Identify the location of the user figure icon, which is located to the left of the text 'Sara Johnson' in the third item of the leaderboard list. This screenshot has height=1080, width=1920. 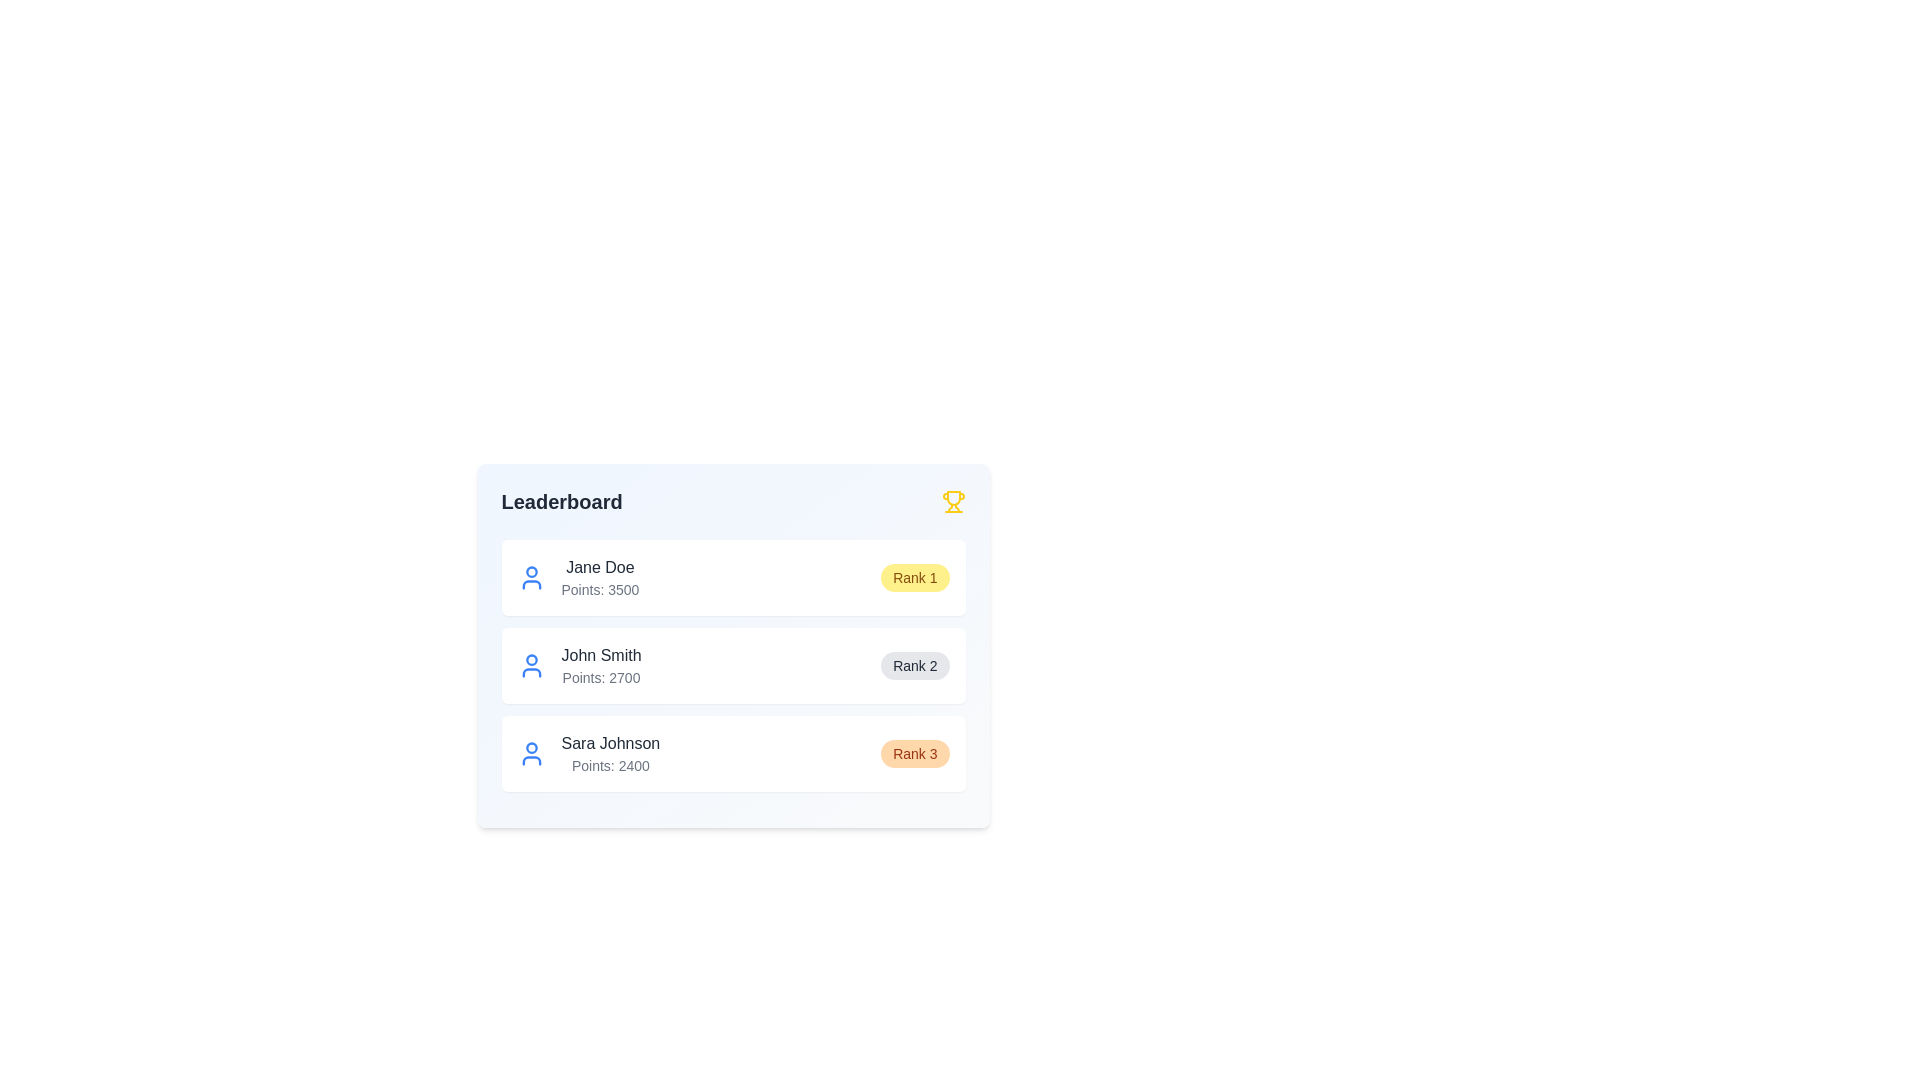
(531, 753).